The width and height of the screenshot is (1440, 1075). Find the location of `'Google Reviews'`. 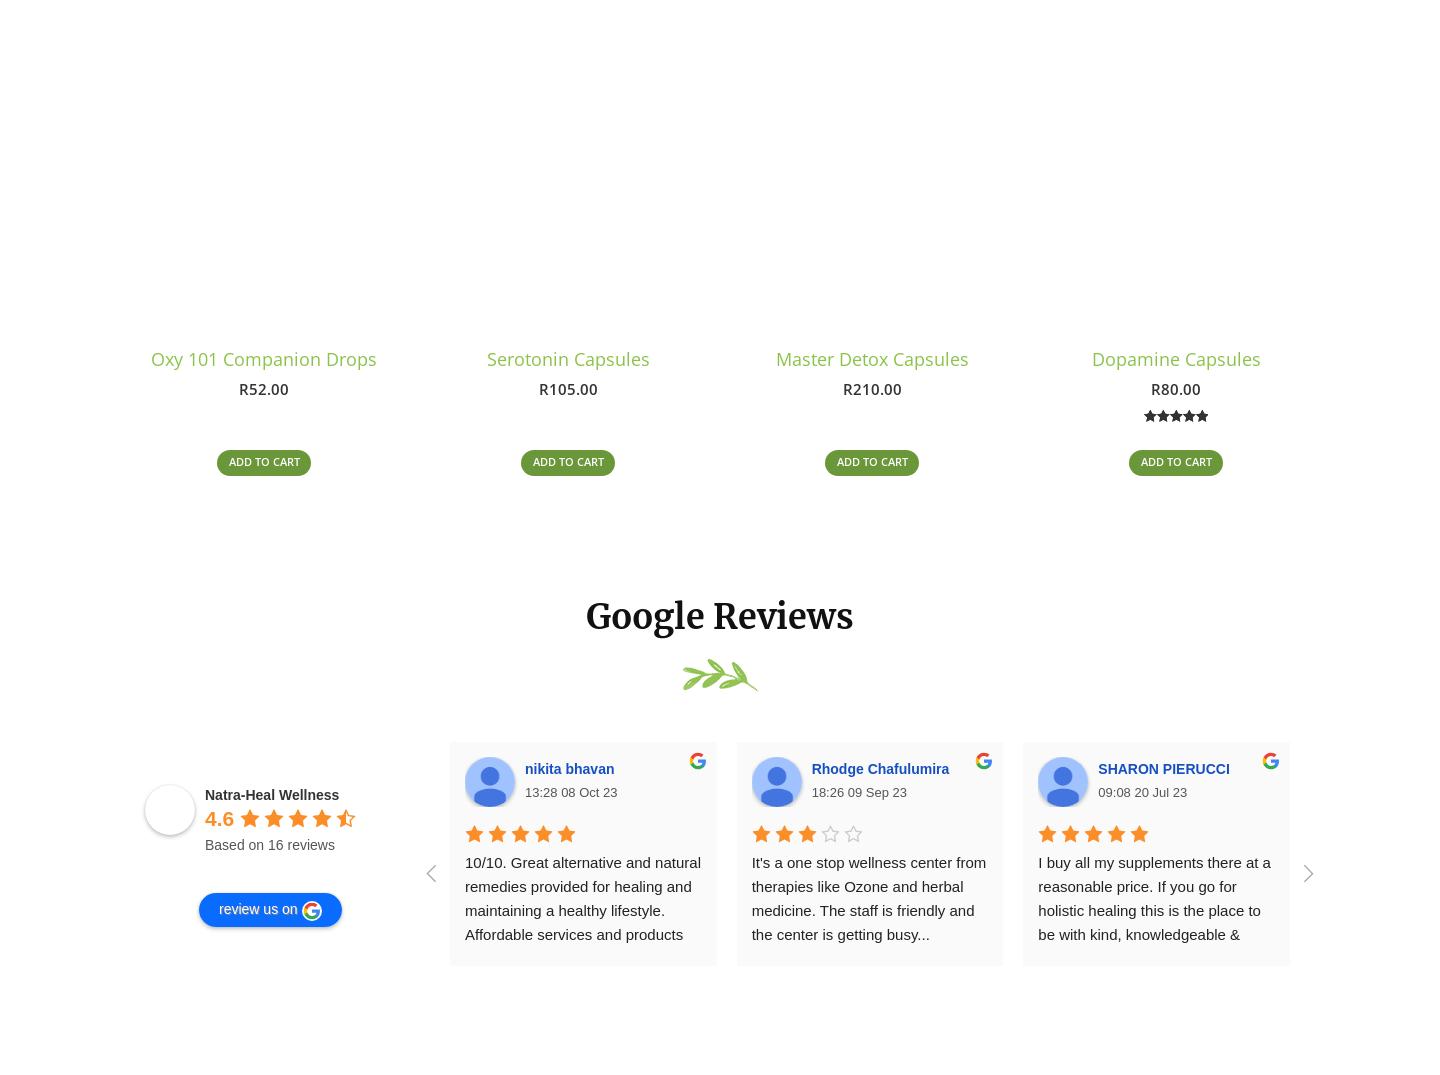

'Google Reviews' is located at coordinates (720, 624).